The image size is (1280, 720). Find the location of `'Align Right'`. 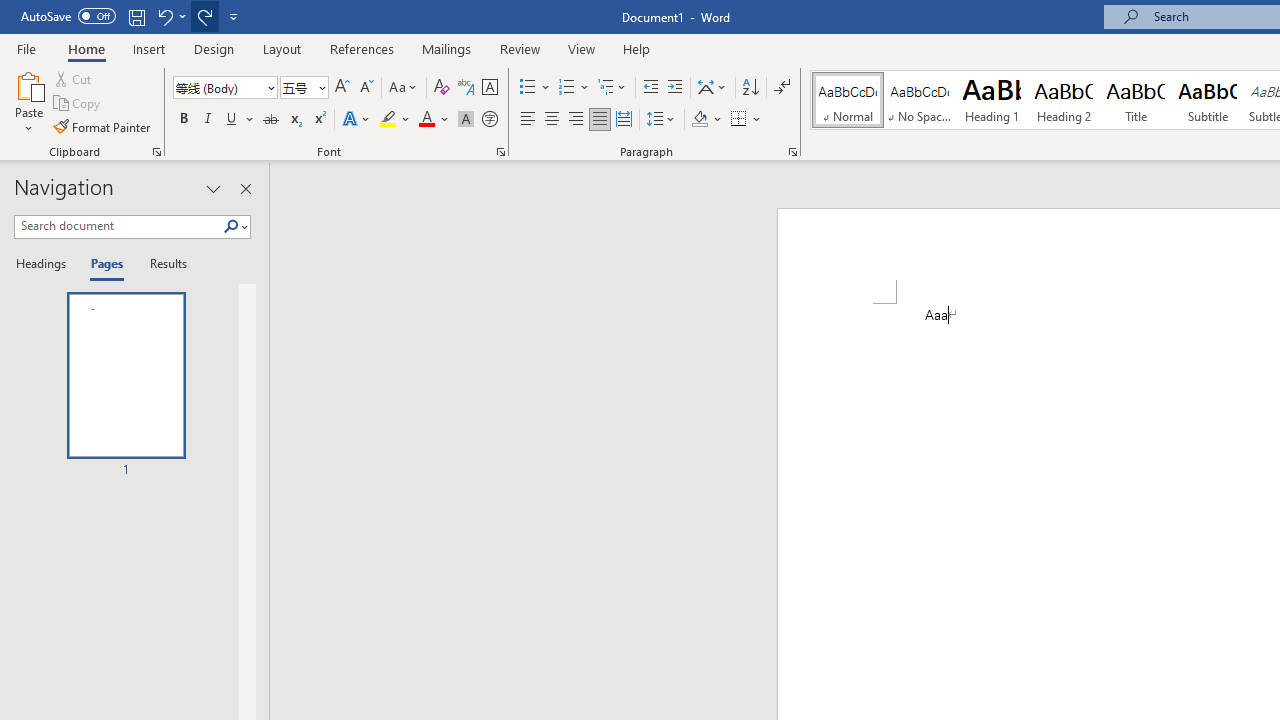

'Align Right' is located at coordinates (575, 119).